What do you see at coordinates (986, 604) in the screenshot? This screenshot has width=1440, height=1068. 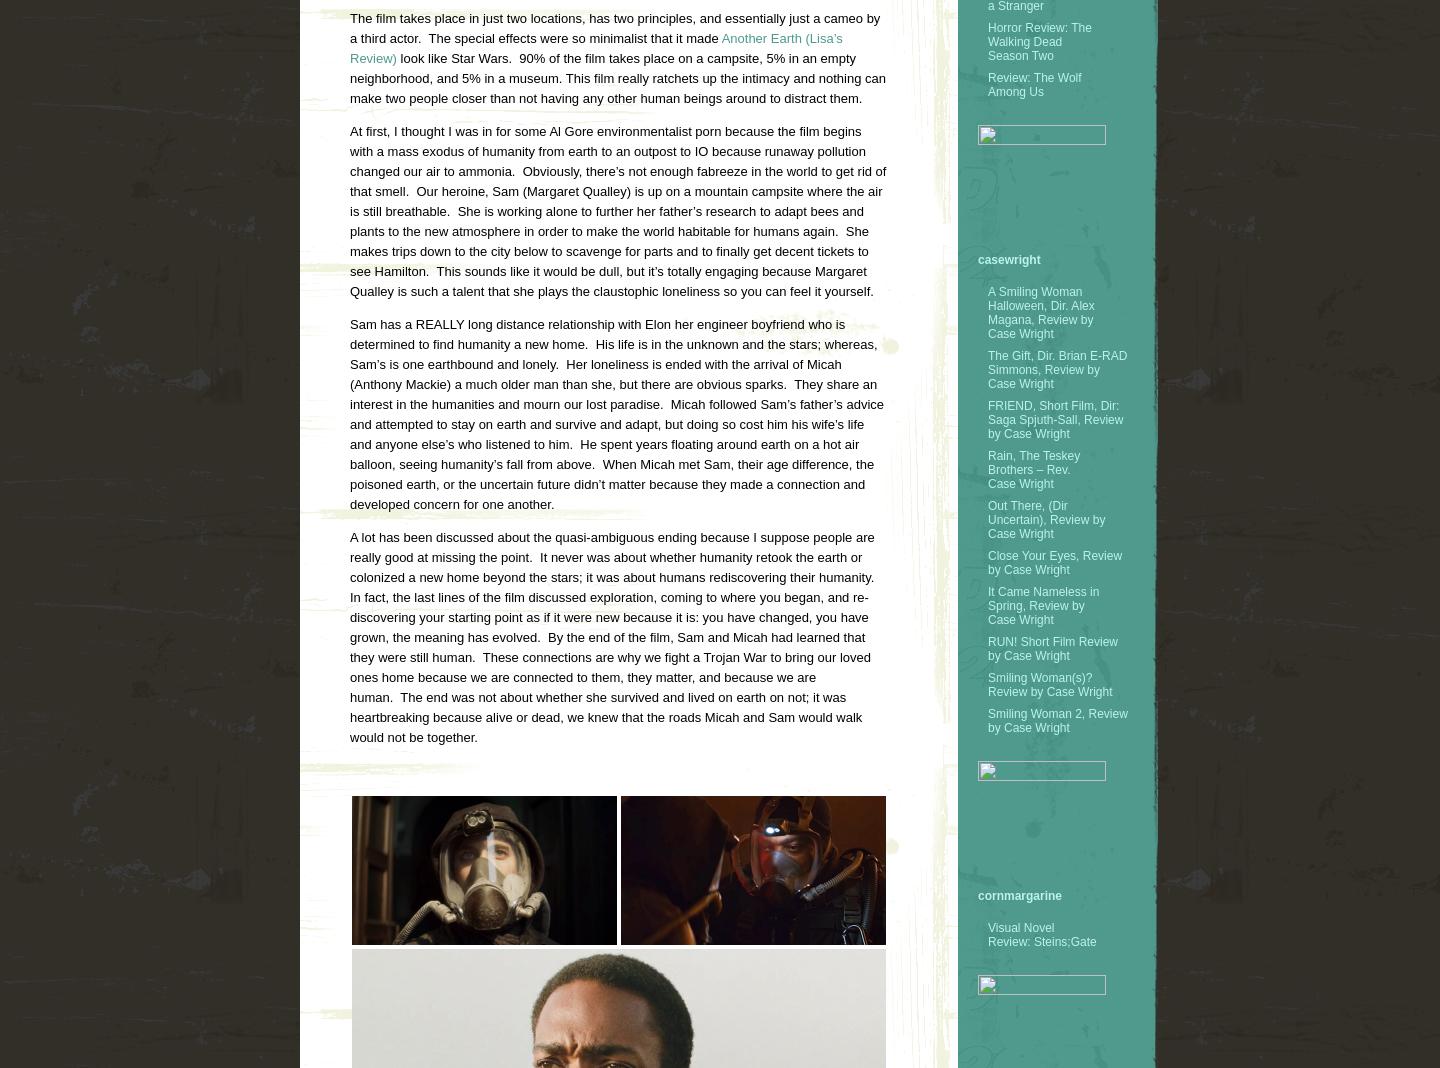 I see `'It Came Nameless in Spring, Review by Case Wright'` at bounding box center [986, 604].